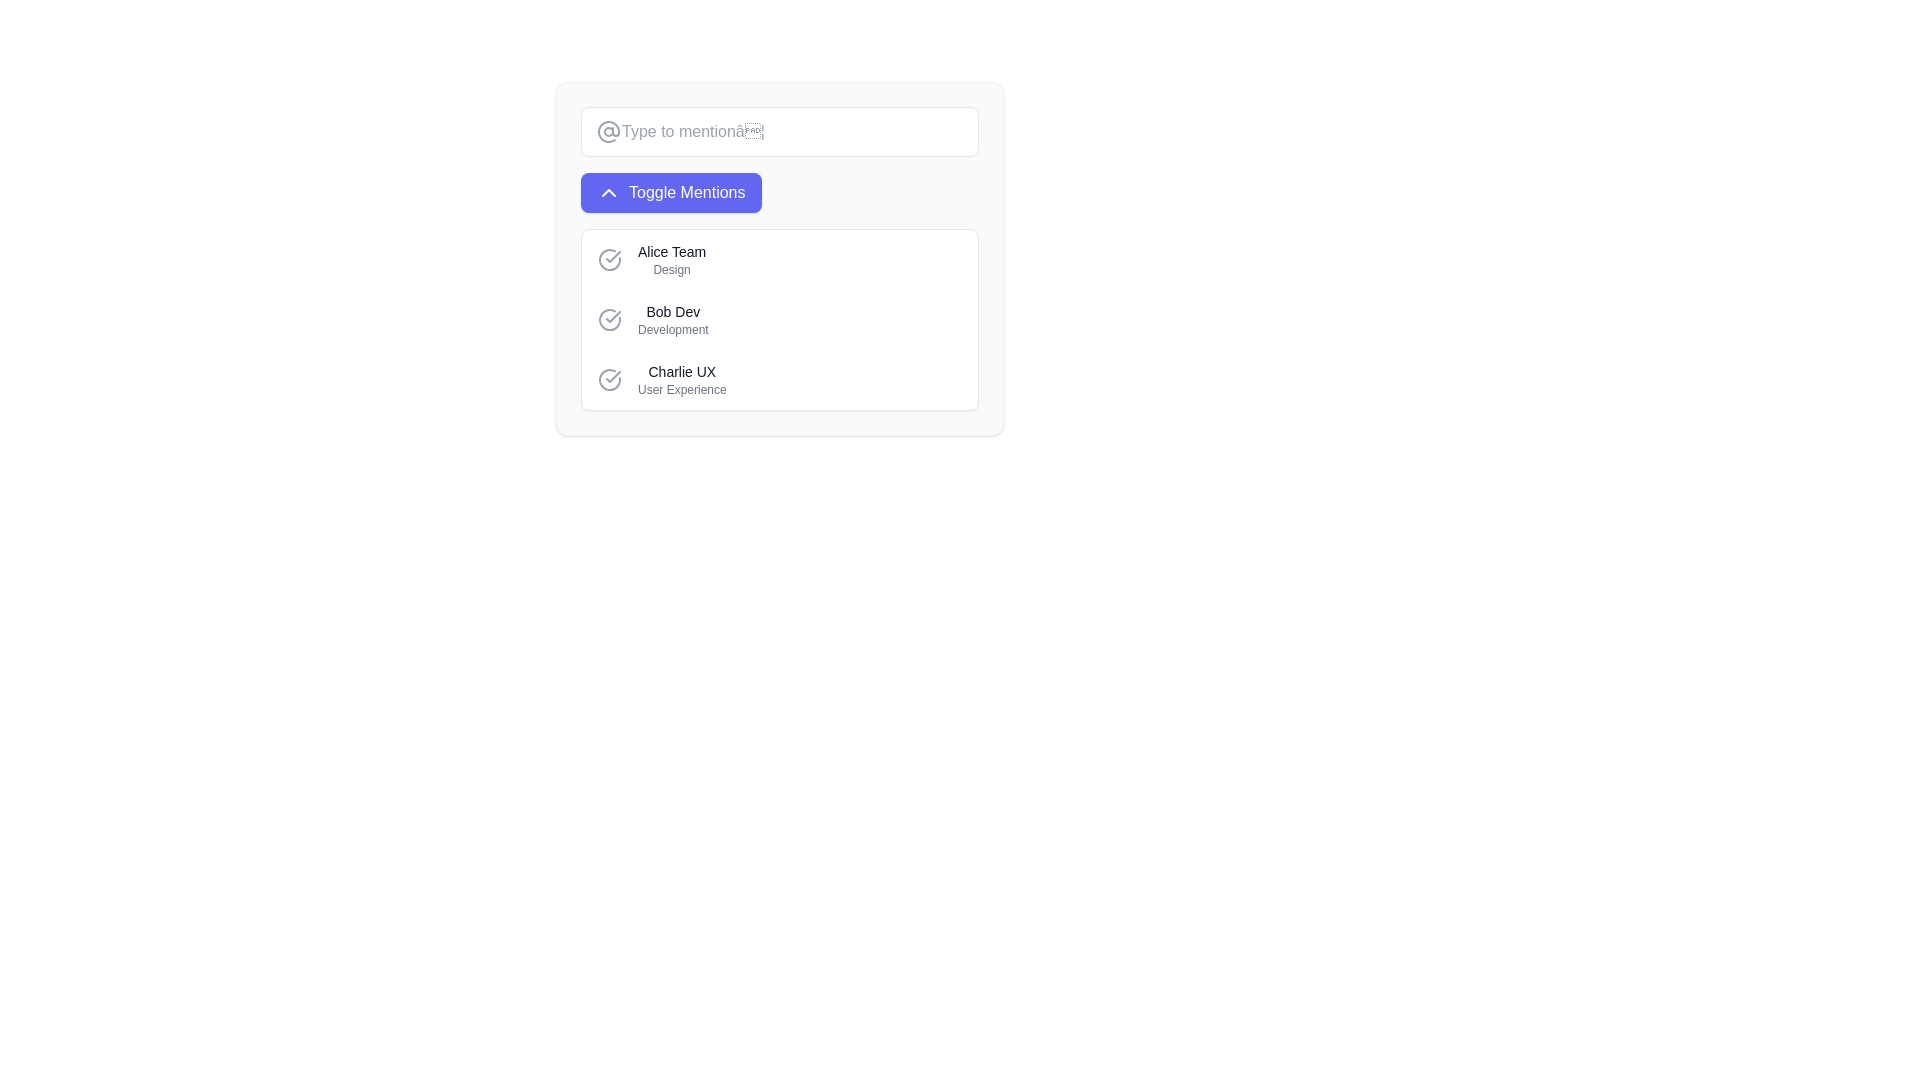 This screenshot has height=1080, width=1920. I want to click on the first line of text in the second list item of the drop-down suggestion panel, so click(673, 312).